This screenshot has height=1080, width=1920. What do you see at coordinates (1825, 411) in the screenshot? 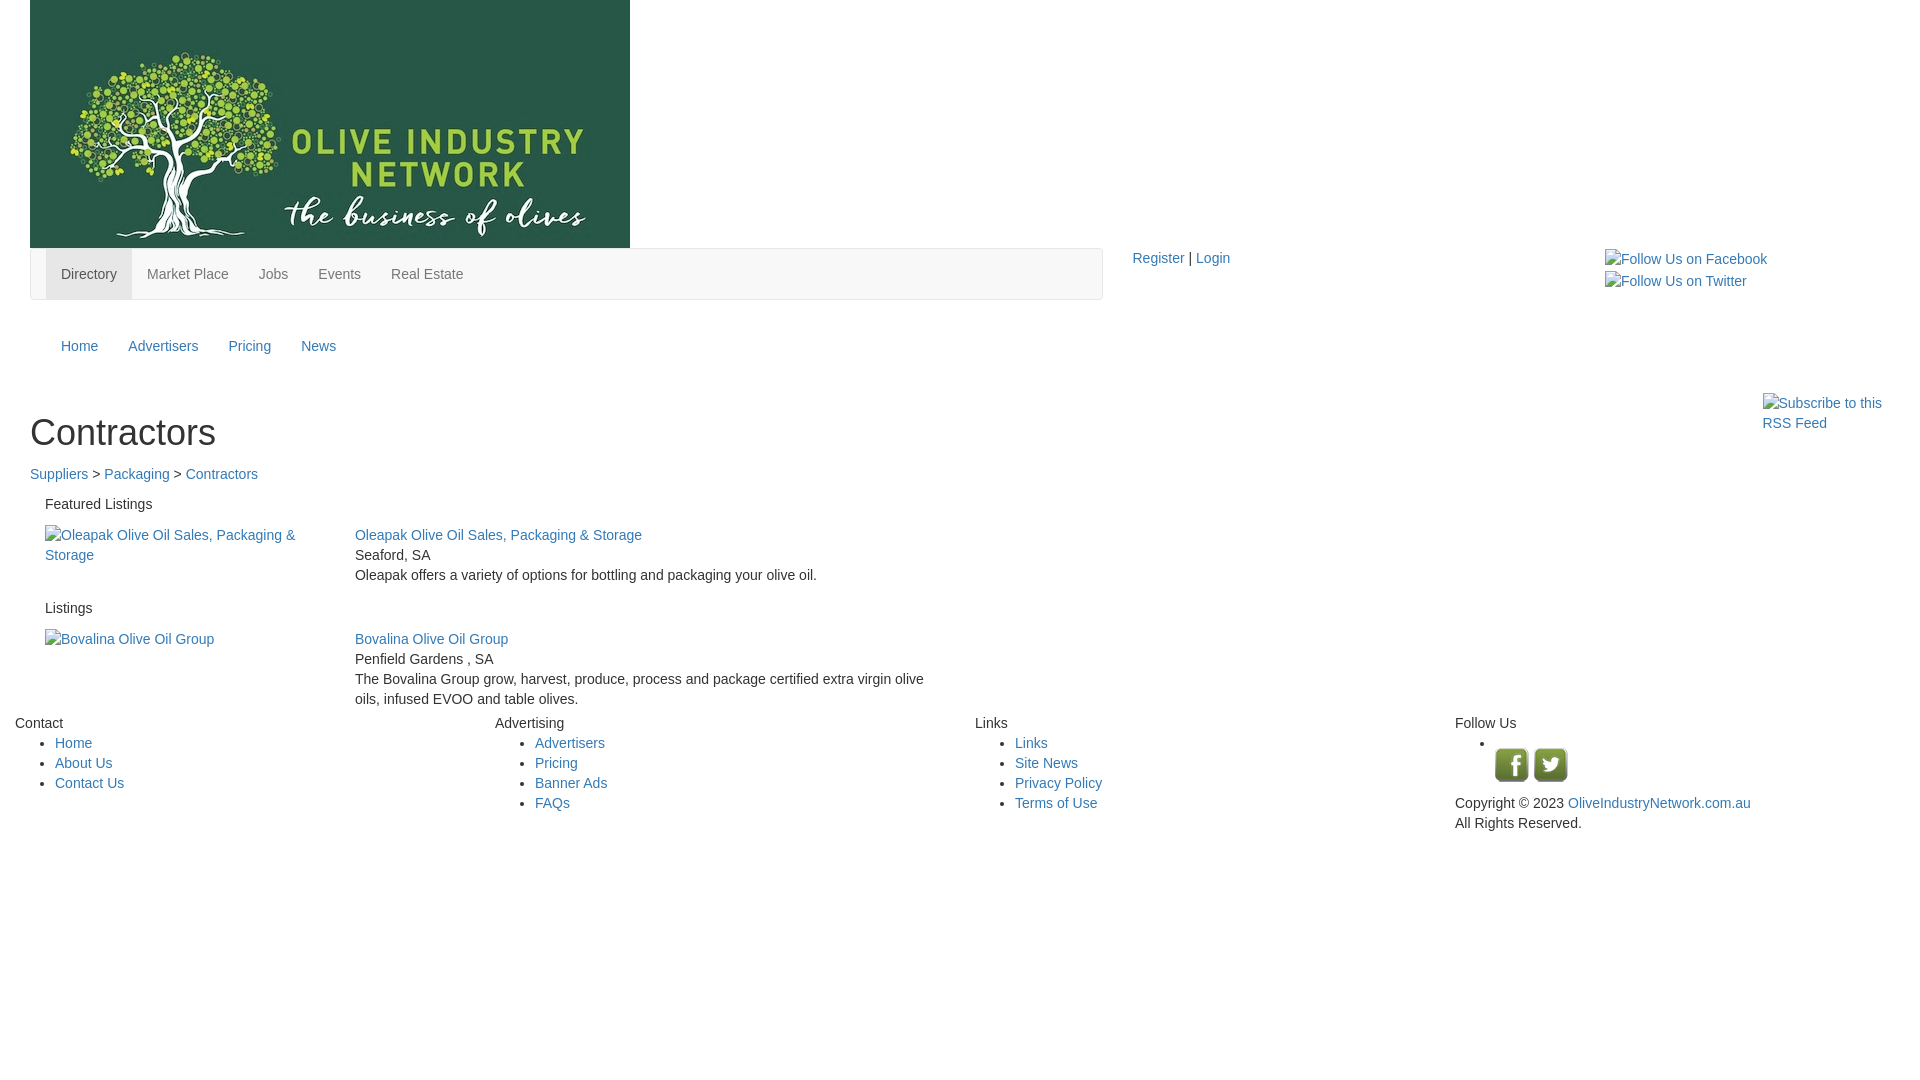
I see `'Subscribe to this RSS Feed'` at bounding box center [1825, 411].